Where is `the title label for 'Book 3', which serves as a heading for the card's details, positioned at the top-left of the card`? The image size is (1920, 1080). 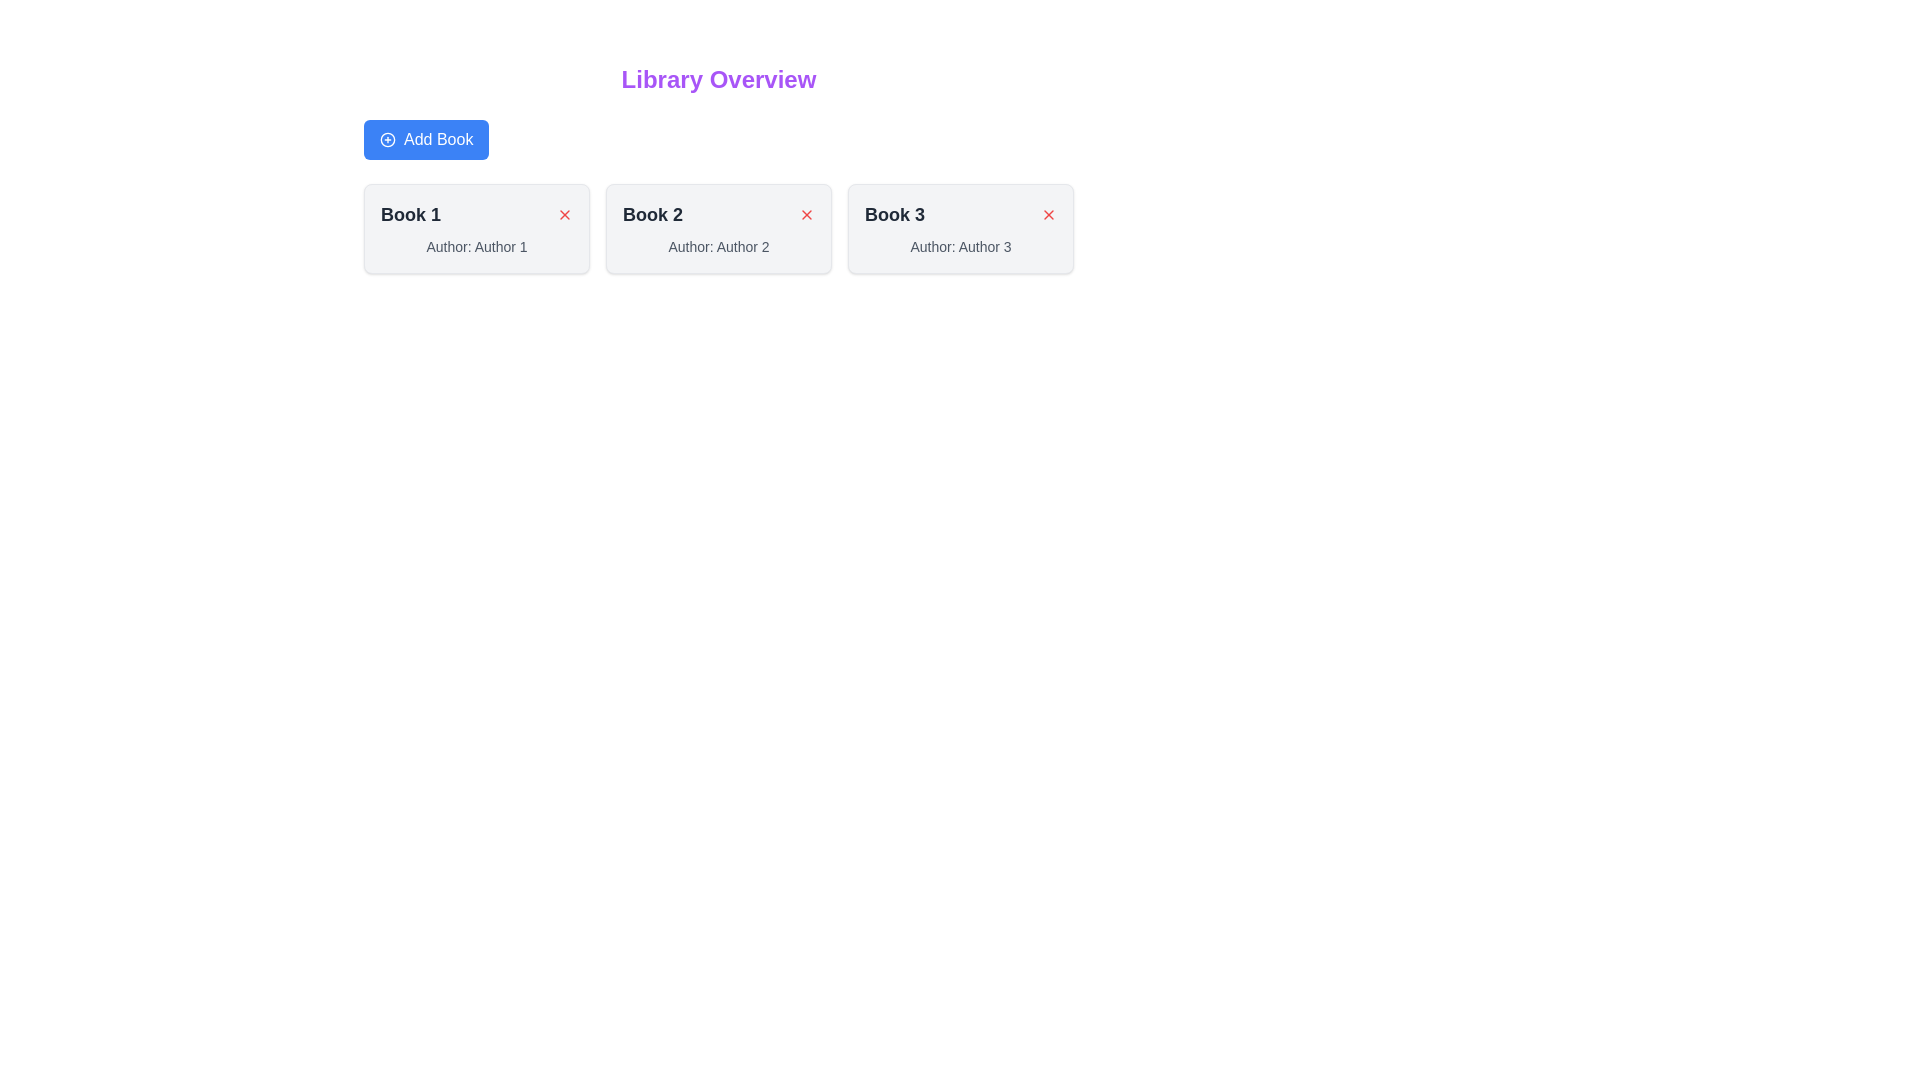
the title label for 'Book 3', which serves as a heading for the card's details, positioned at the top-left of the card is located at coordinates (894, 215).